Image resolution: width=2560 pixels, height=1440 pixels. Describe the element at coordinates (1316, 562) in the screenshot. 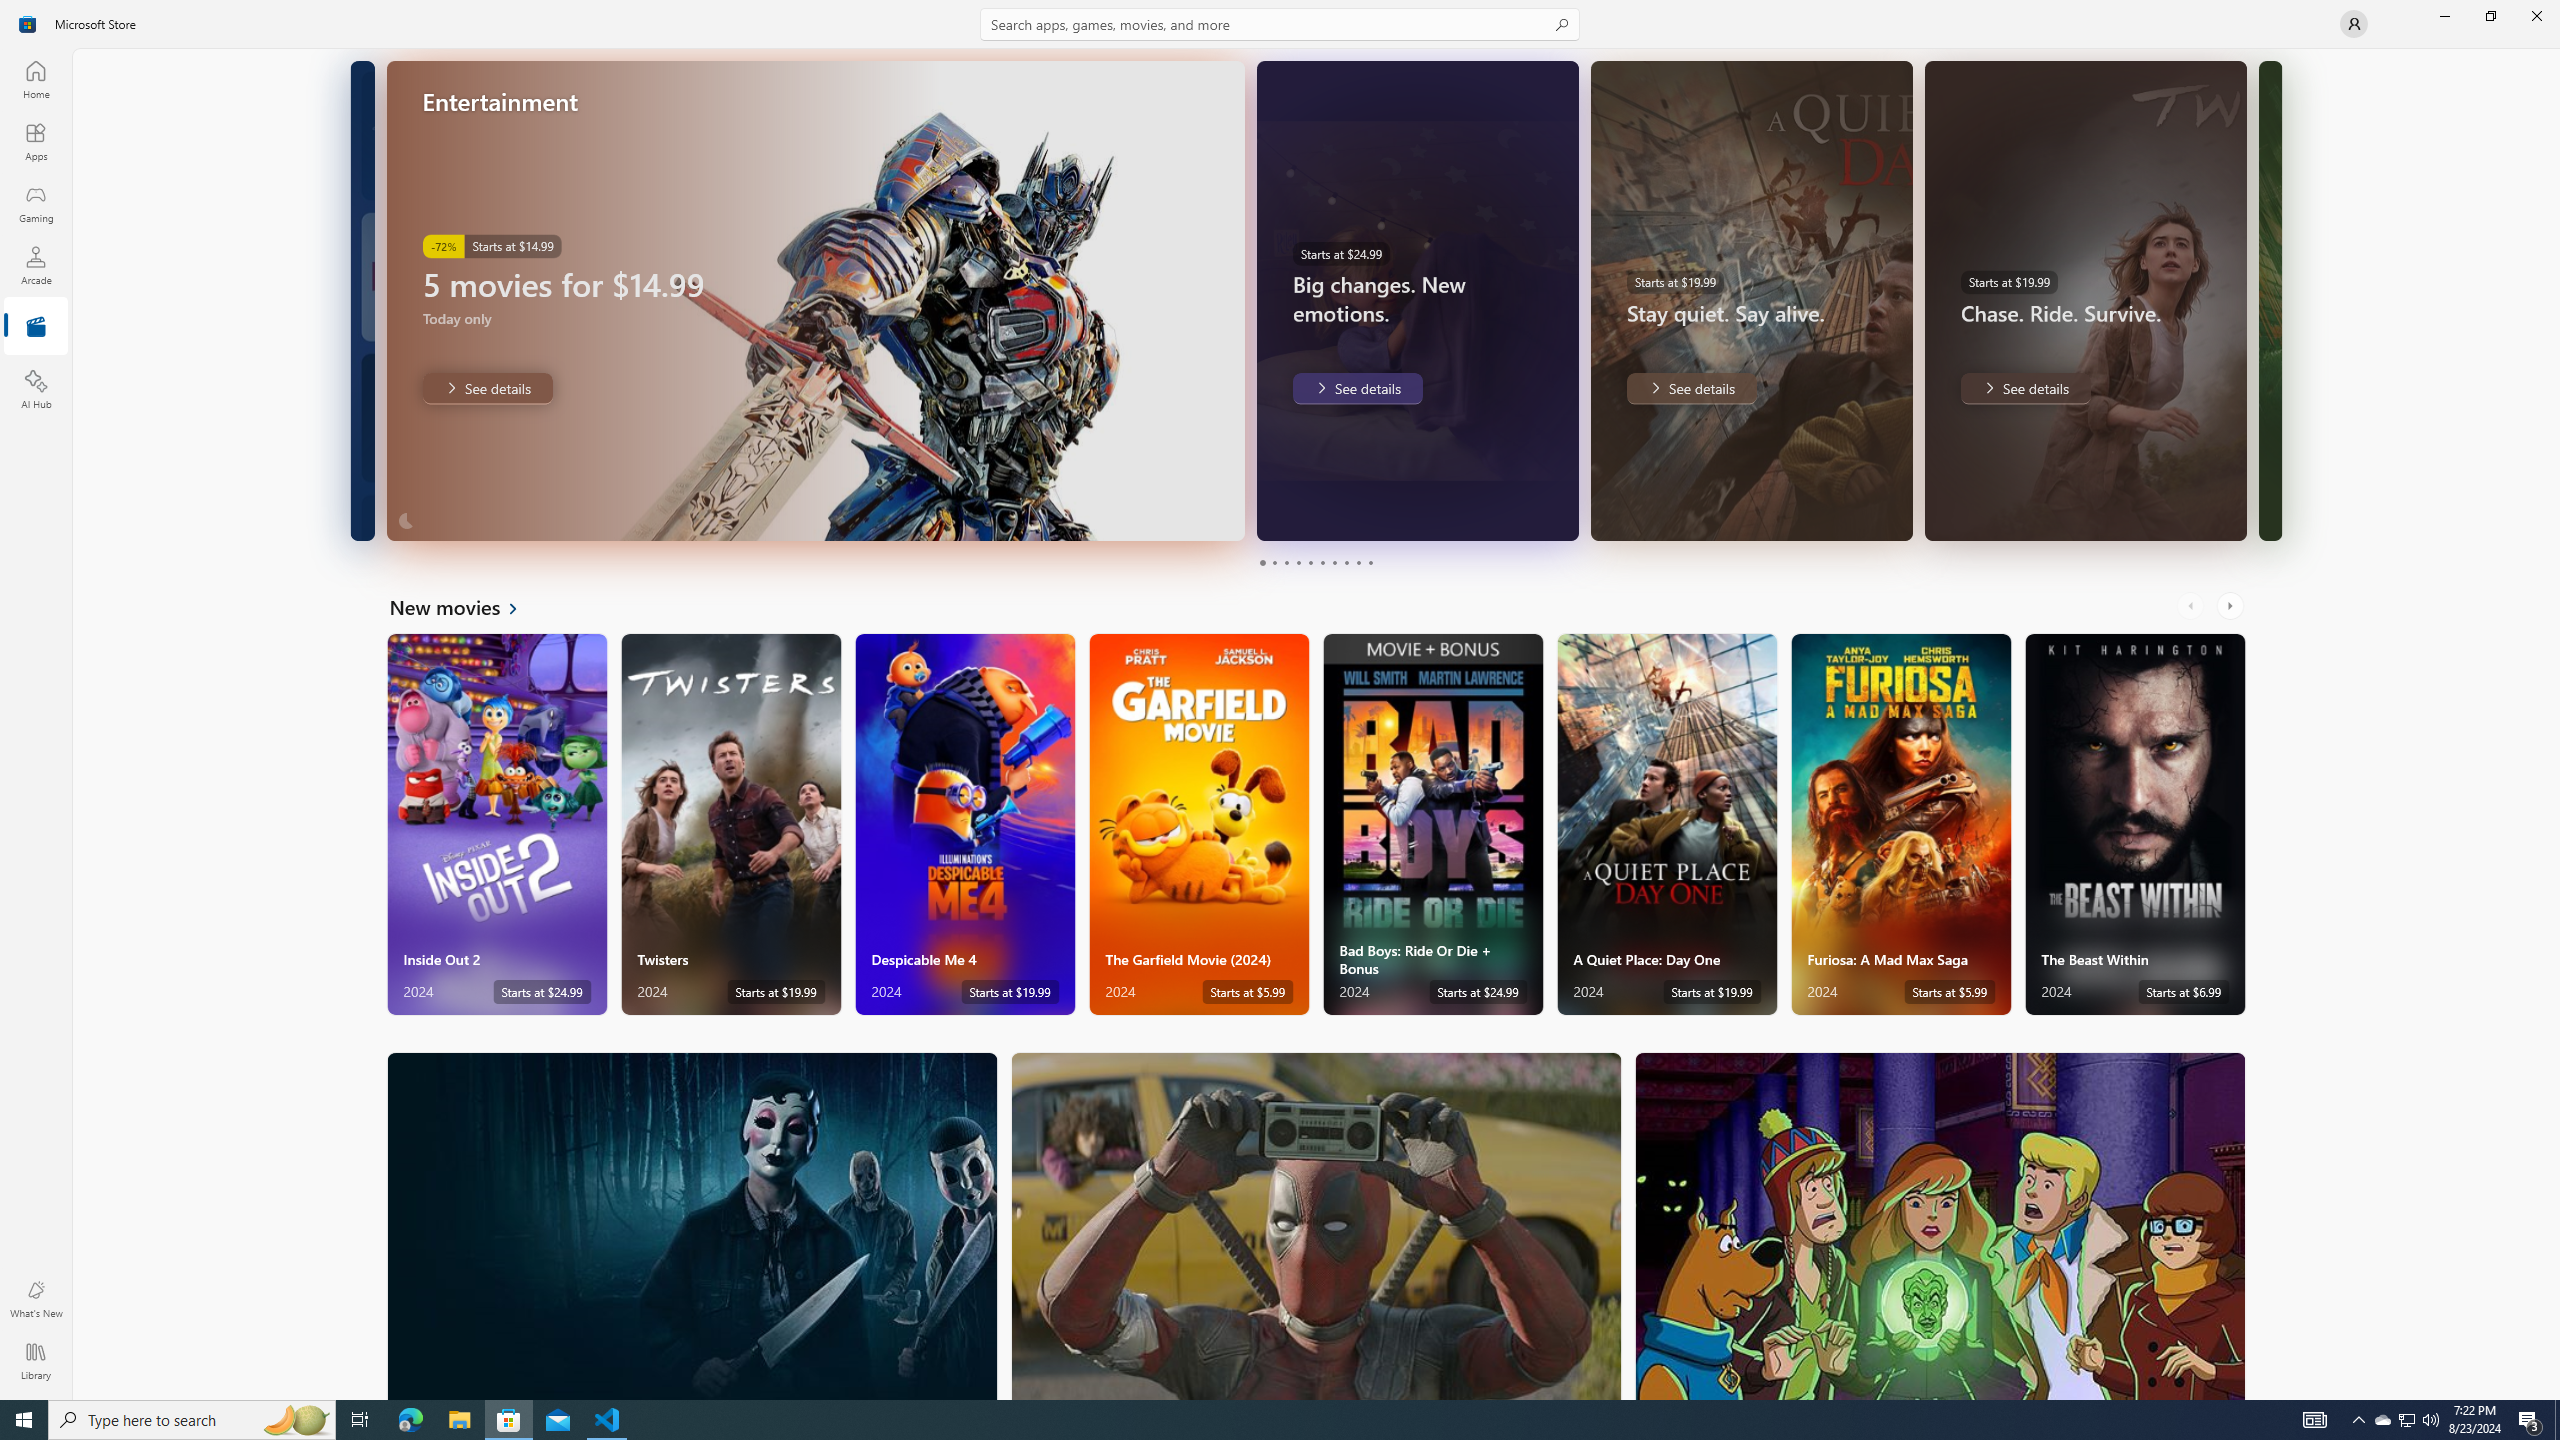

I see `'Pager'` at that location.